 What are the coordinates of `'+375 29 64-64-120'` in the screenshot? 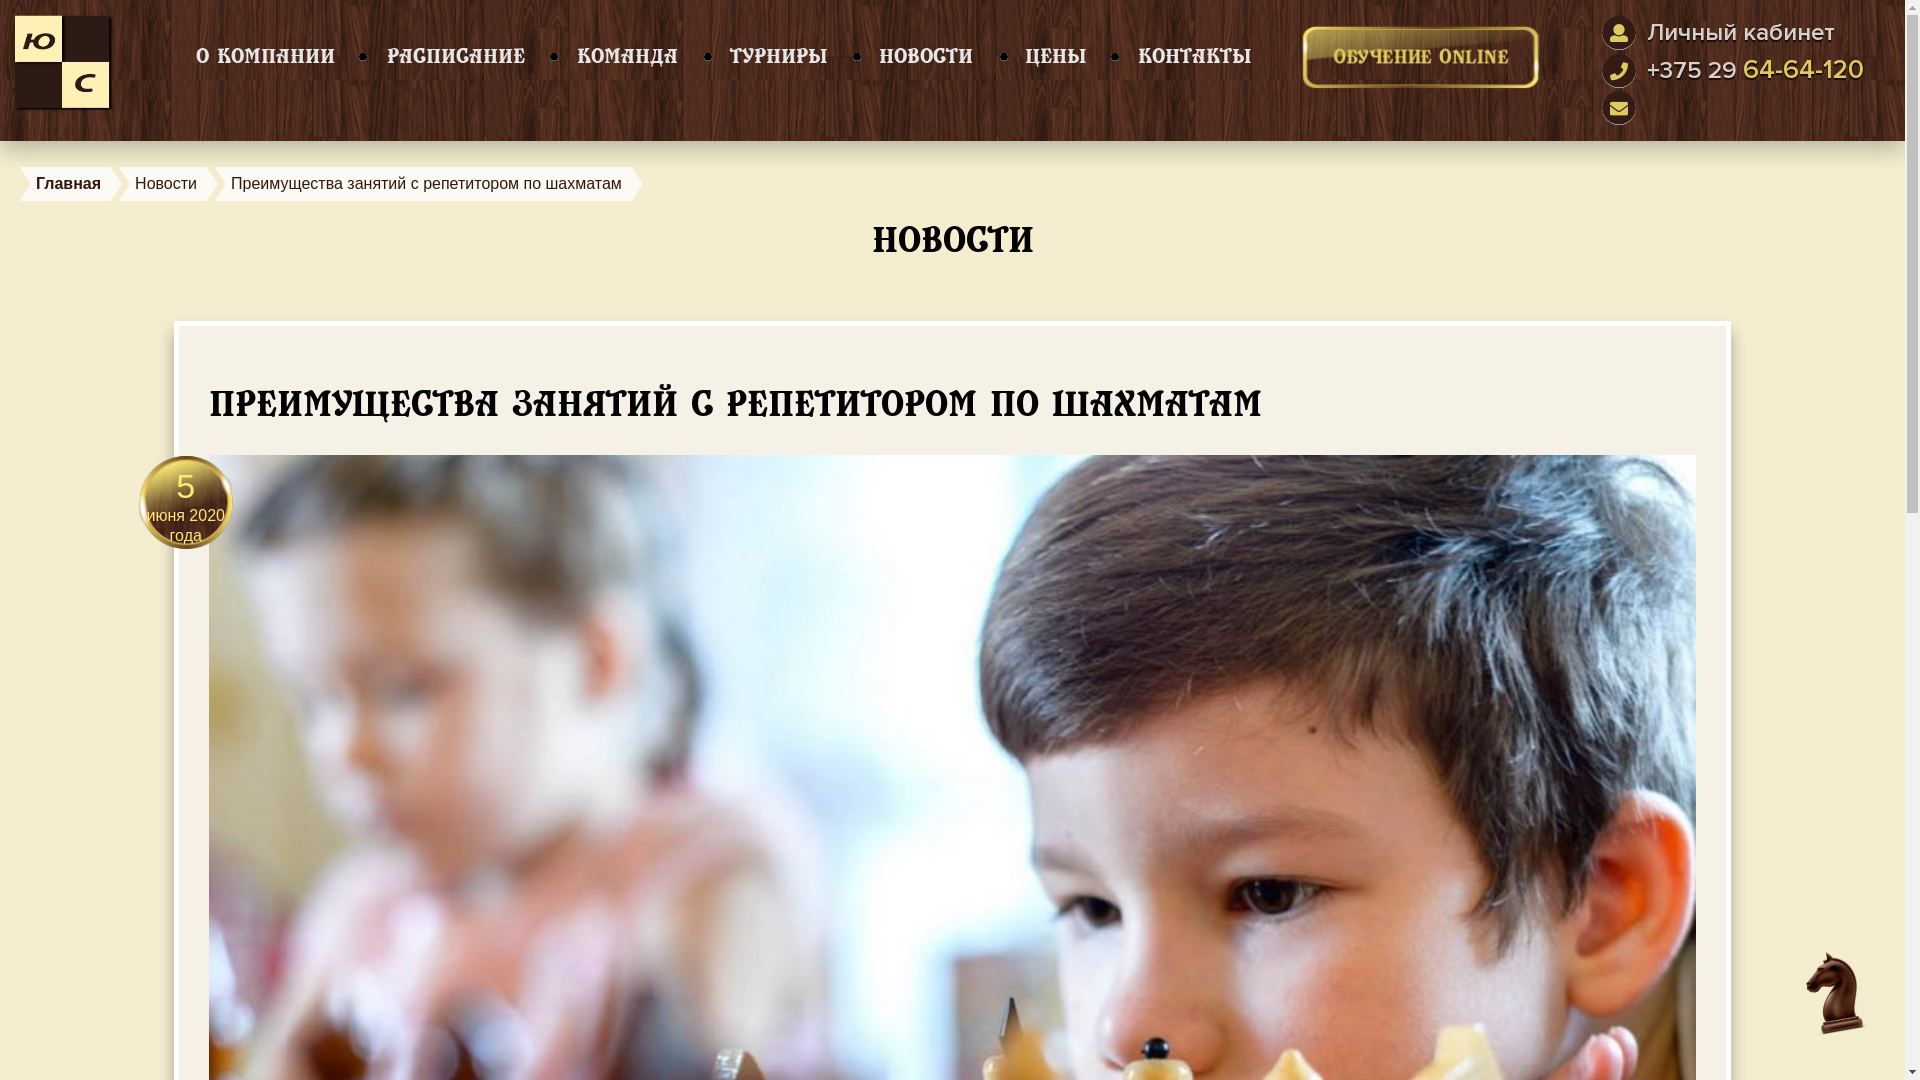 It's located at (1754, 69).